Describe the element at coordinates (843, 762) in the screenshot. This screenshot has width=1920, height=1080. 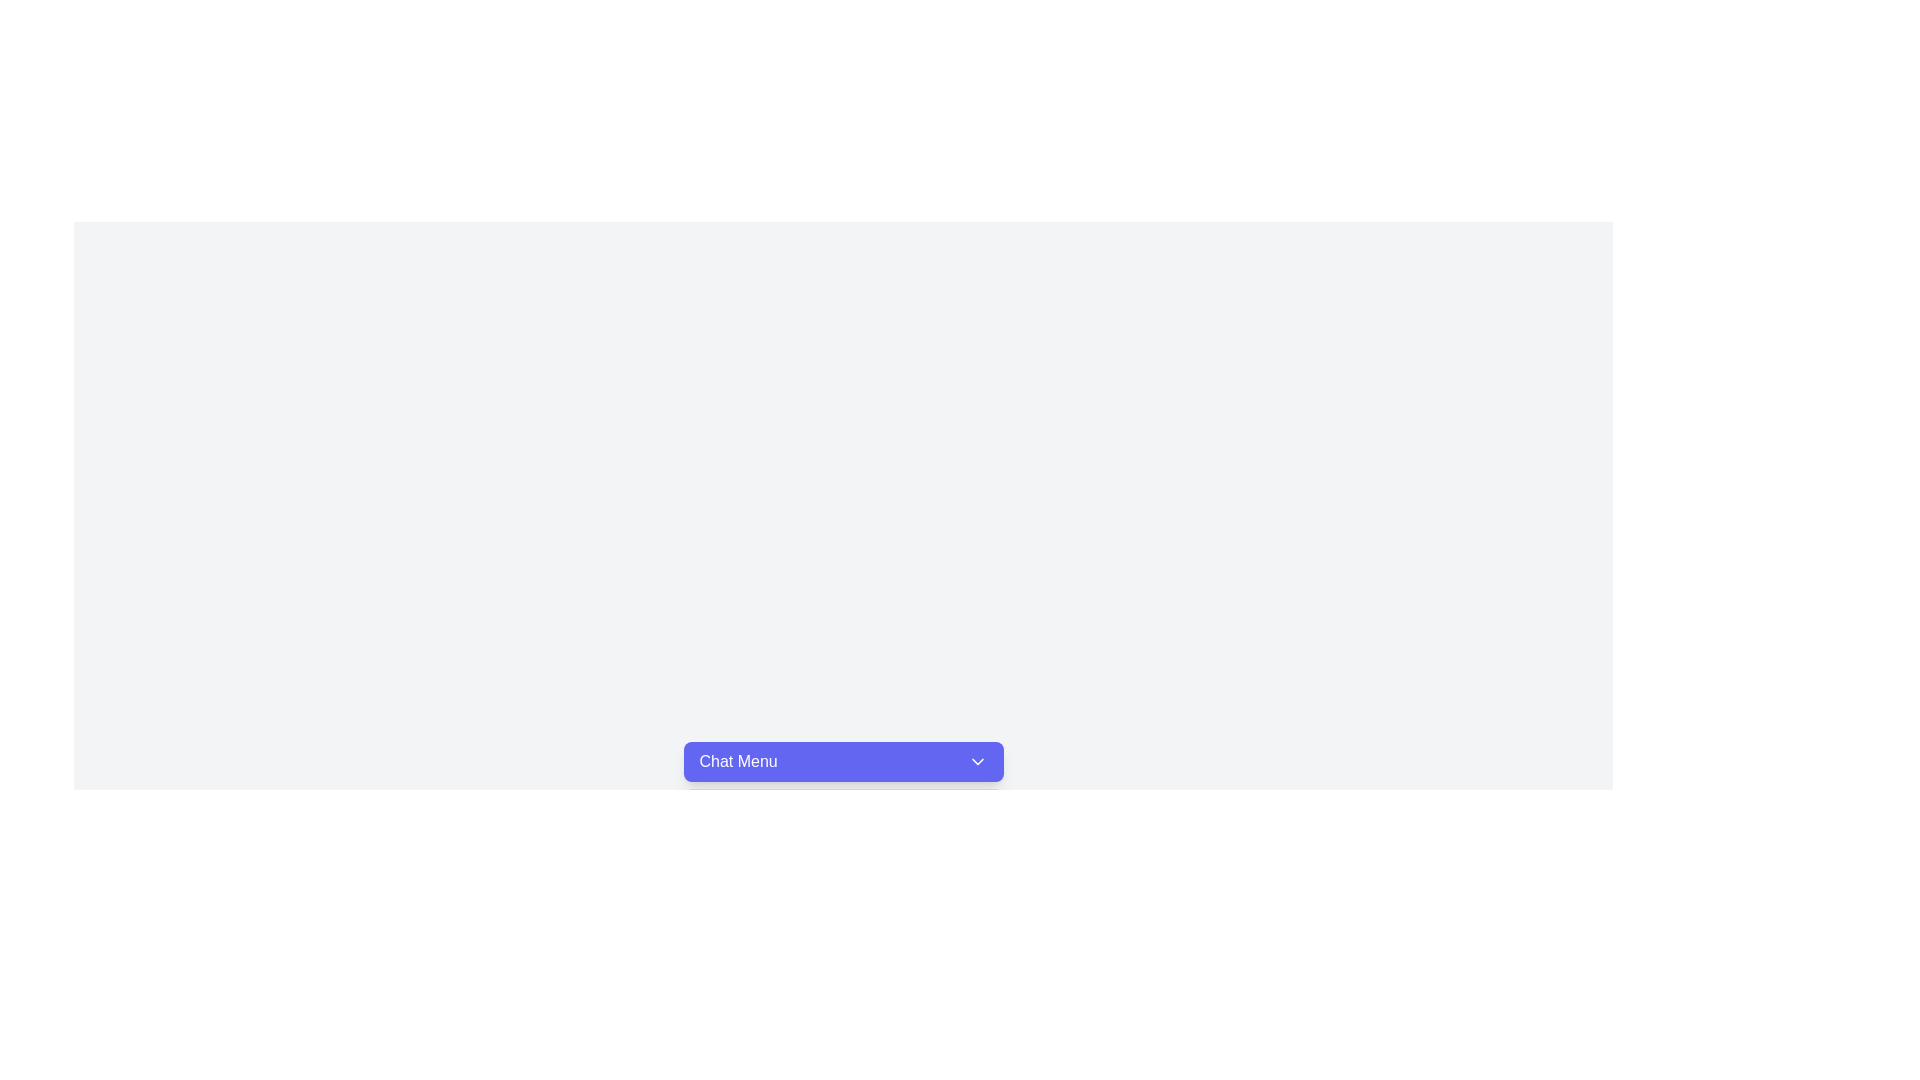
I see `the menu trigger button located near the center-bottom of the interface` at that location.